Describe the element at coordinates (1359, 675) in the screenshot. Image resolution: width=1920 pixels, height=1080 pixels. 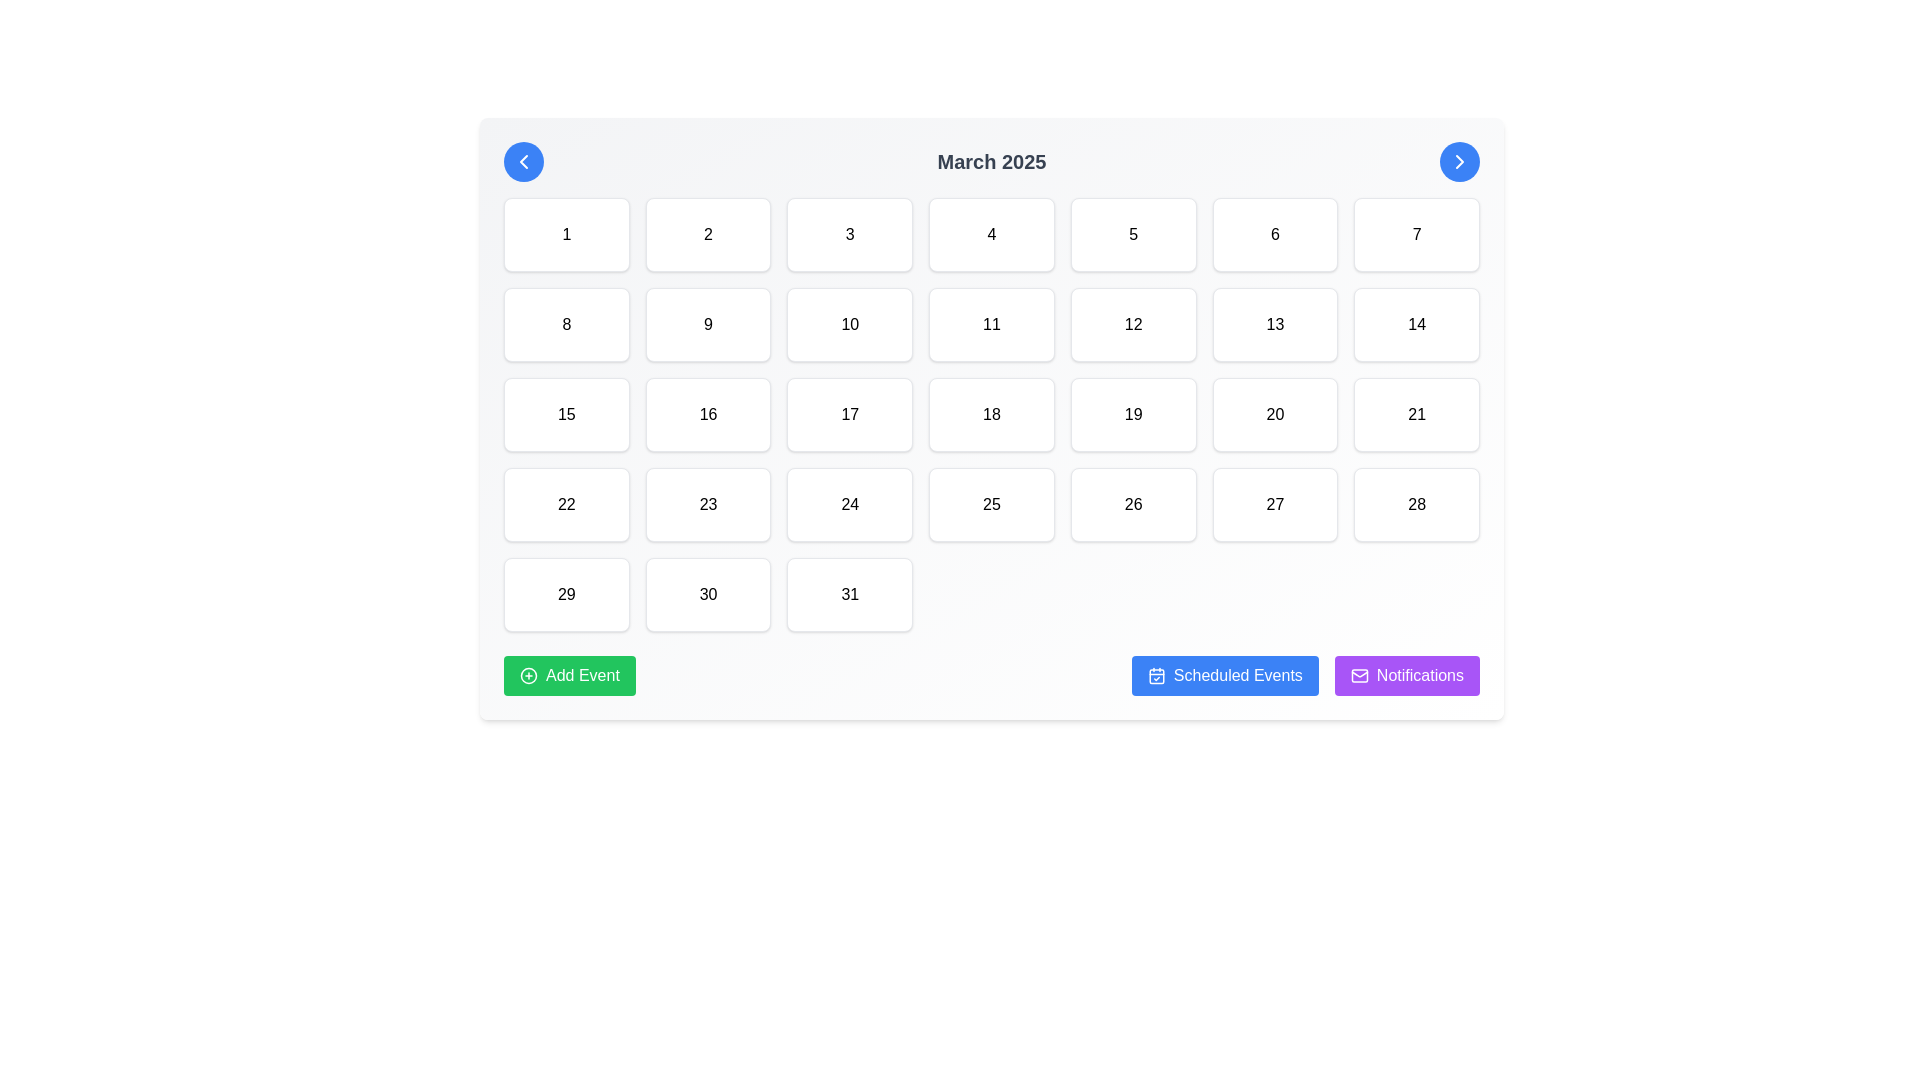
I see `the notifications icon located within the 'Notifications' button at the bottom-right corner of the application, positioned to the left of the text label 'Notifications'` at that location.